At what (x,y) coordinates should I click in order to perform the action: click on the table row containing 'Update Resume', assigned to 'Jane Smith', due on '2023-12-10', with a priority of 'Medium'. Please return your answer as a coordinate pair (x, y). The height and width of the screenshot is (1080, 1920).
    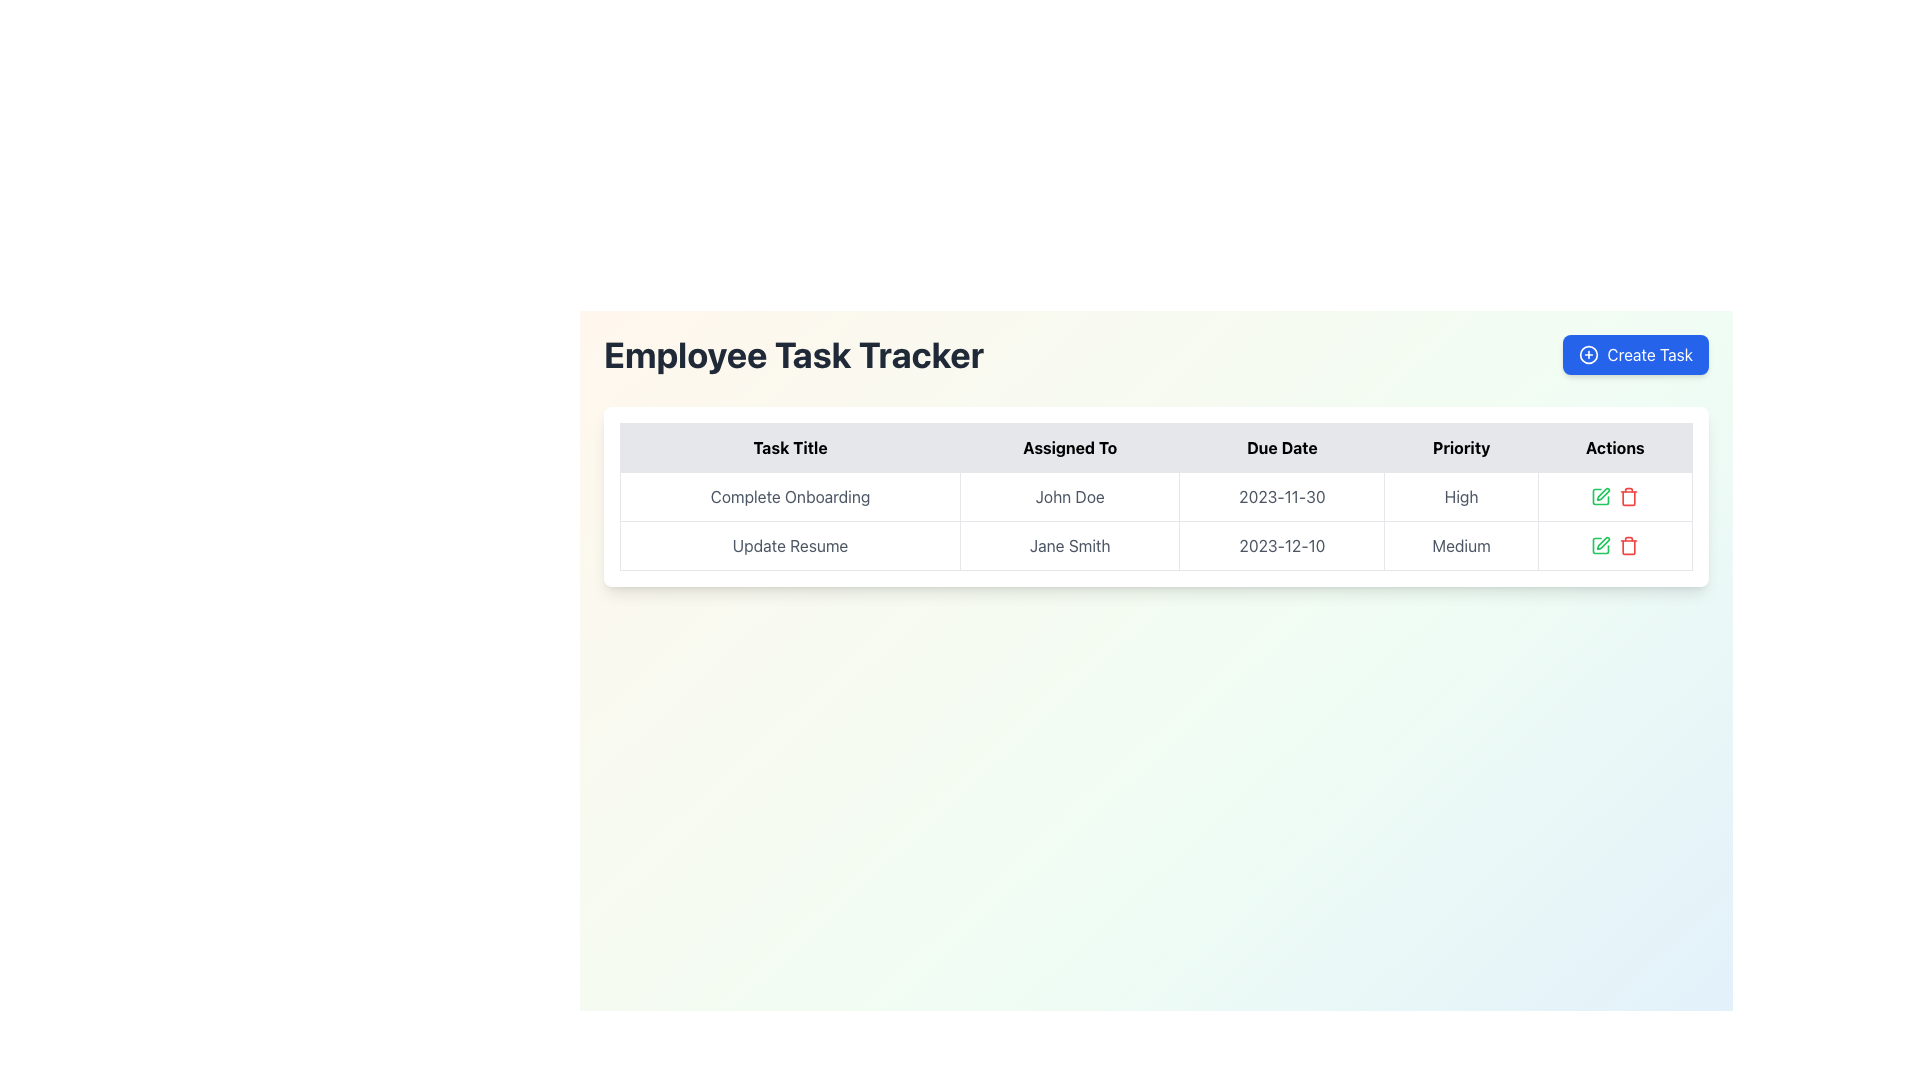
    Looking at the image, I should click on (1156, 546).